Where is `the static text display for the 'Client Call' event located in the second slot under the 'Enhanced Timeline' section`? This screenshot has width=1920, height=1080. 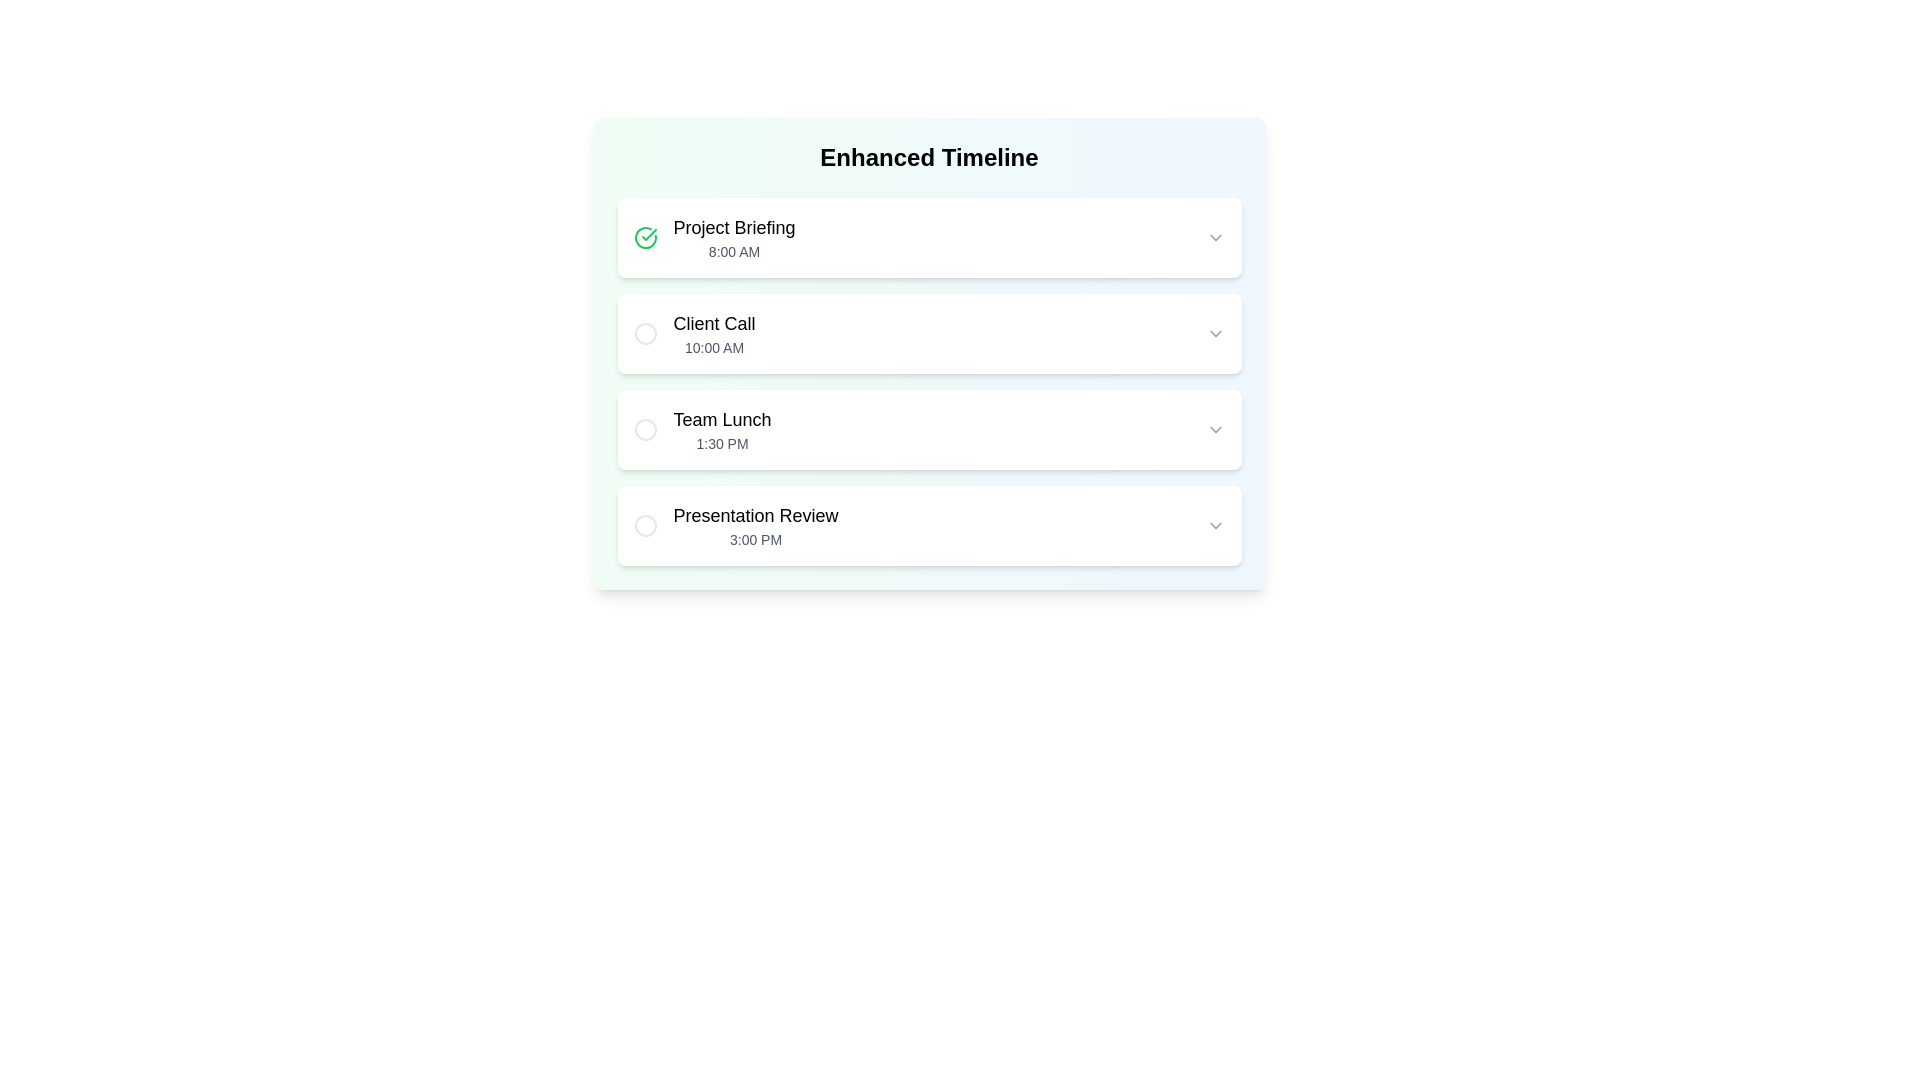 the static text display for the 'Client Call' event located in the second slot under the 'Enhanced Timeline' section is located at coordinates (714, 333).